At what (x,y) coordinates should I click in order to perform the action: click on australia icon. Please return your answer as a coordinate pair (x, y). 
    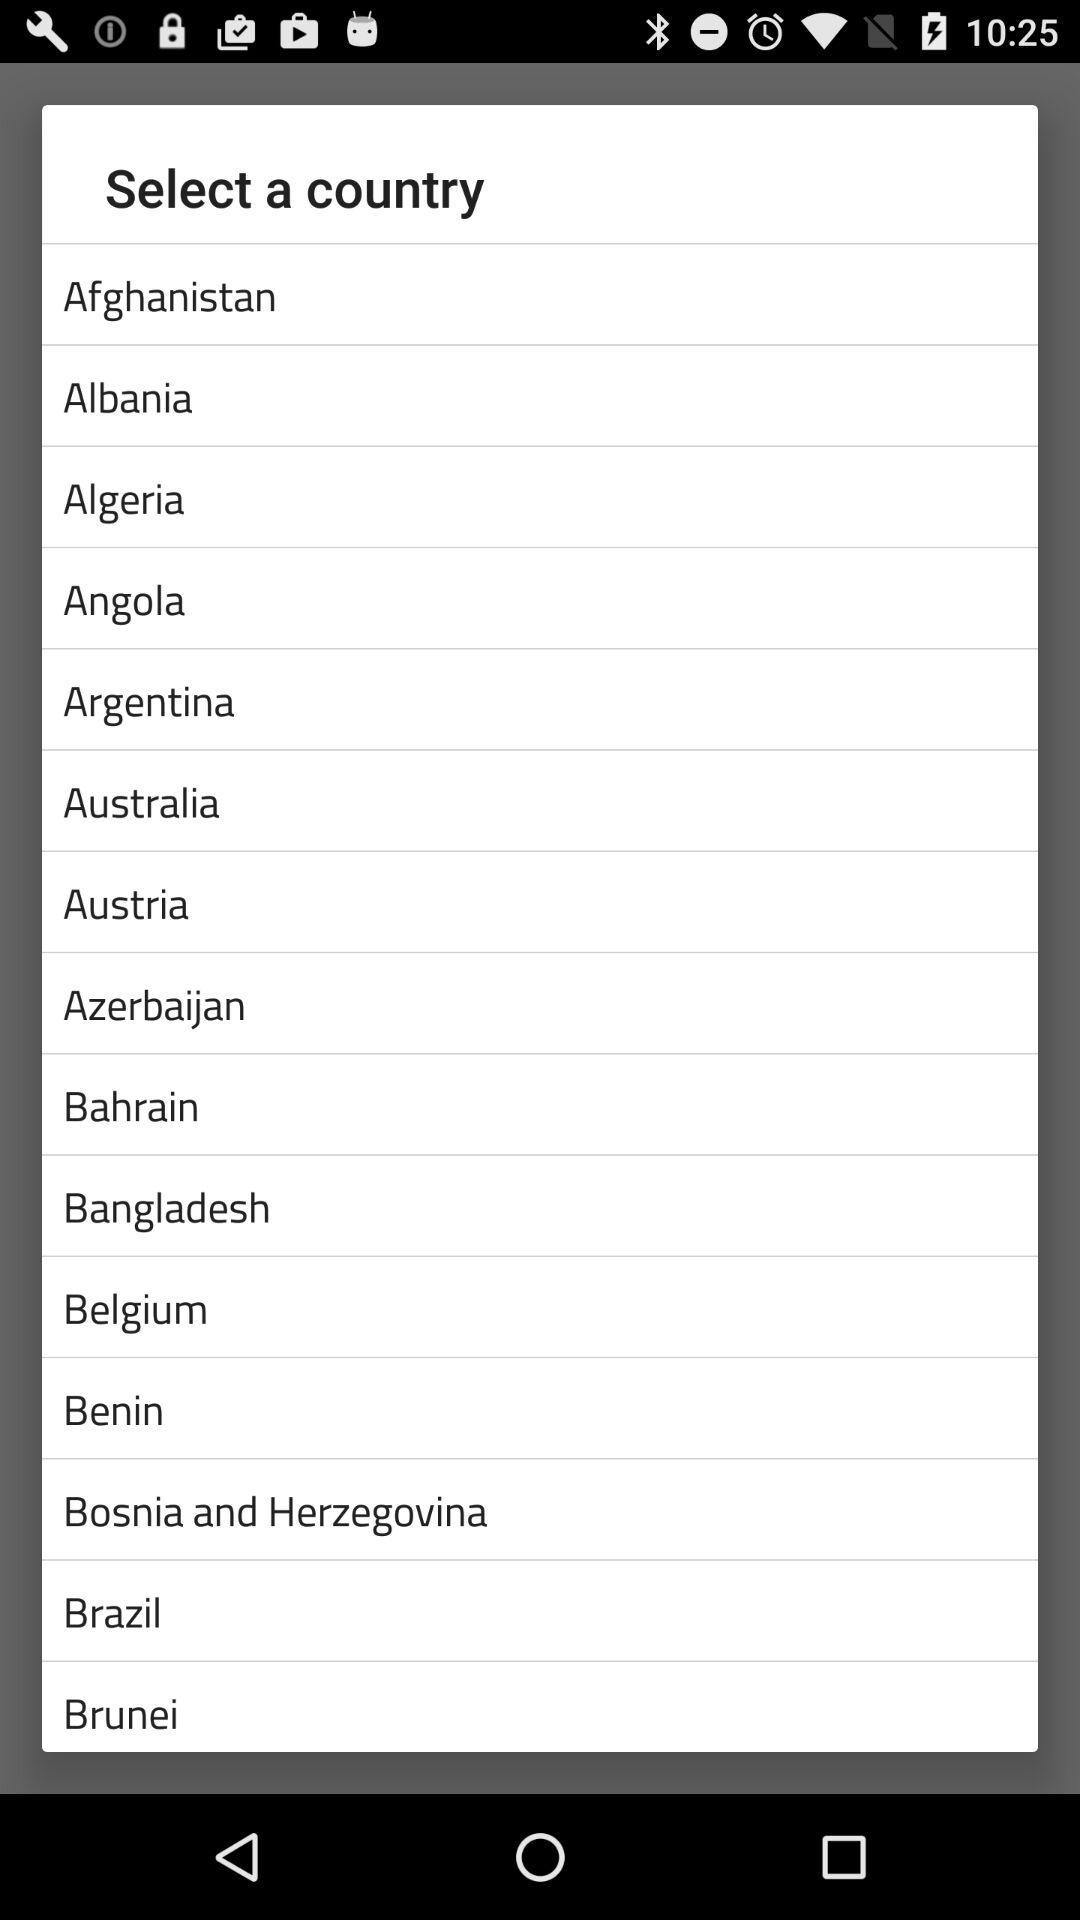
    Looking at the image, I should click on (540, 800).